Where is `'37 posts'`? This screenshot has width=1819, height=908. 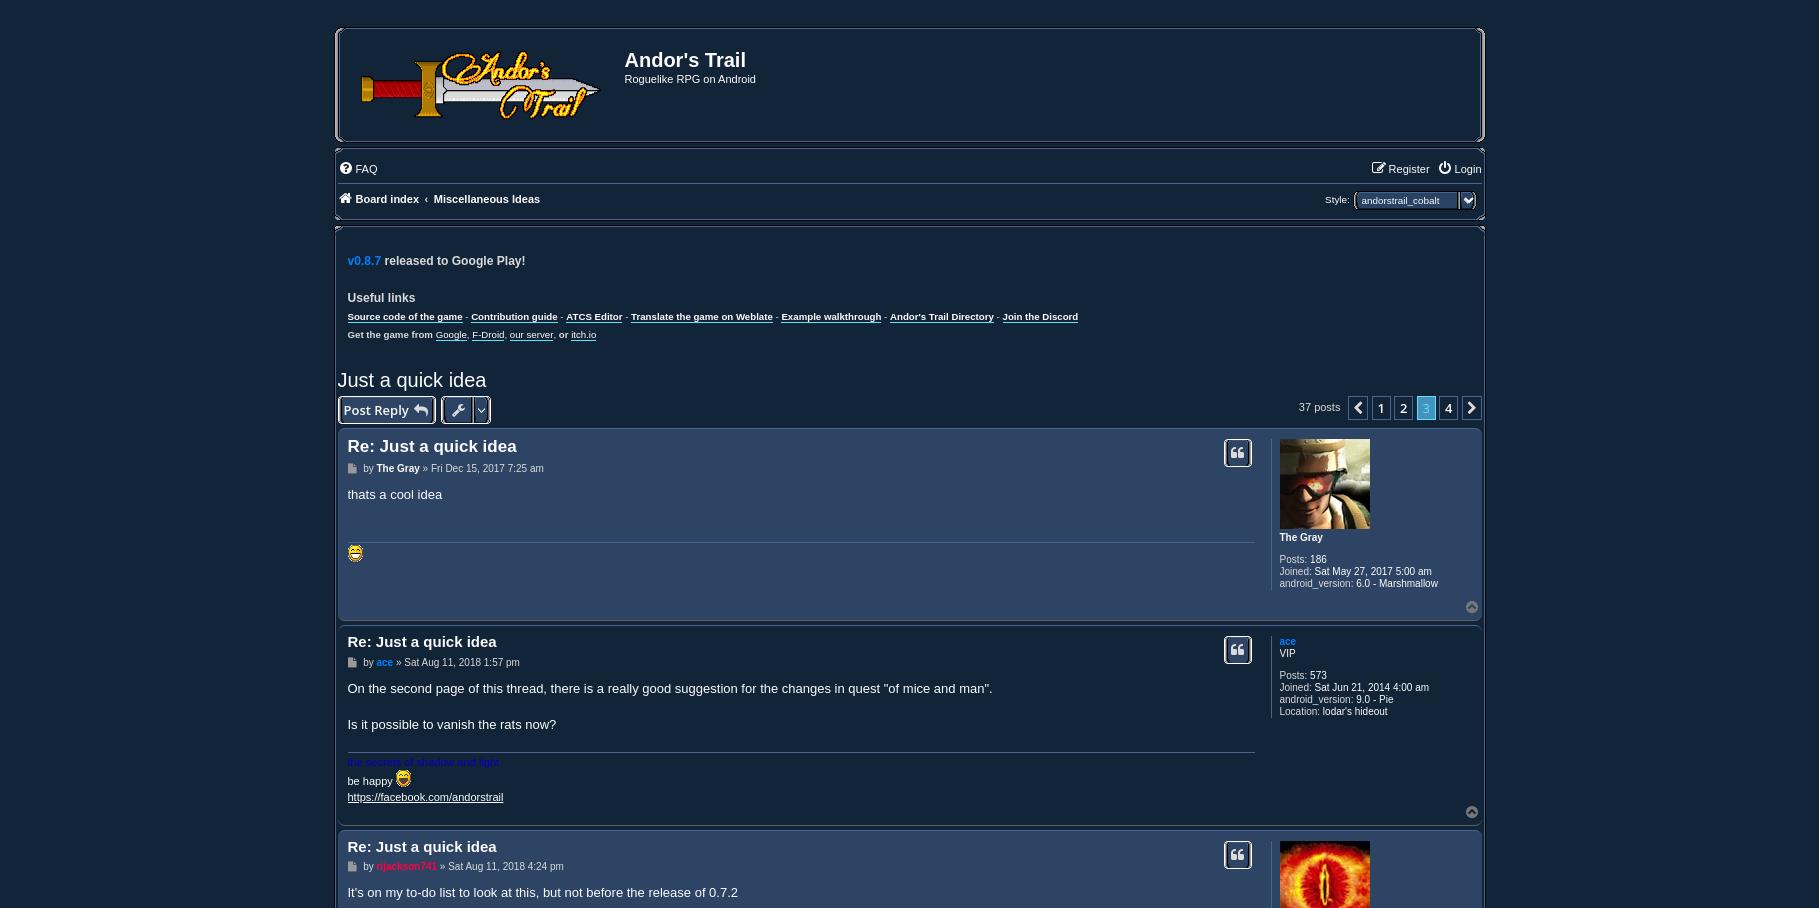
'37 posts' is located at coordinates (1319, 405).